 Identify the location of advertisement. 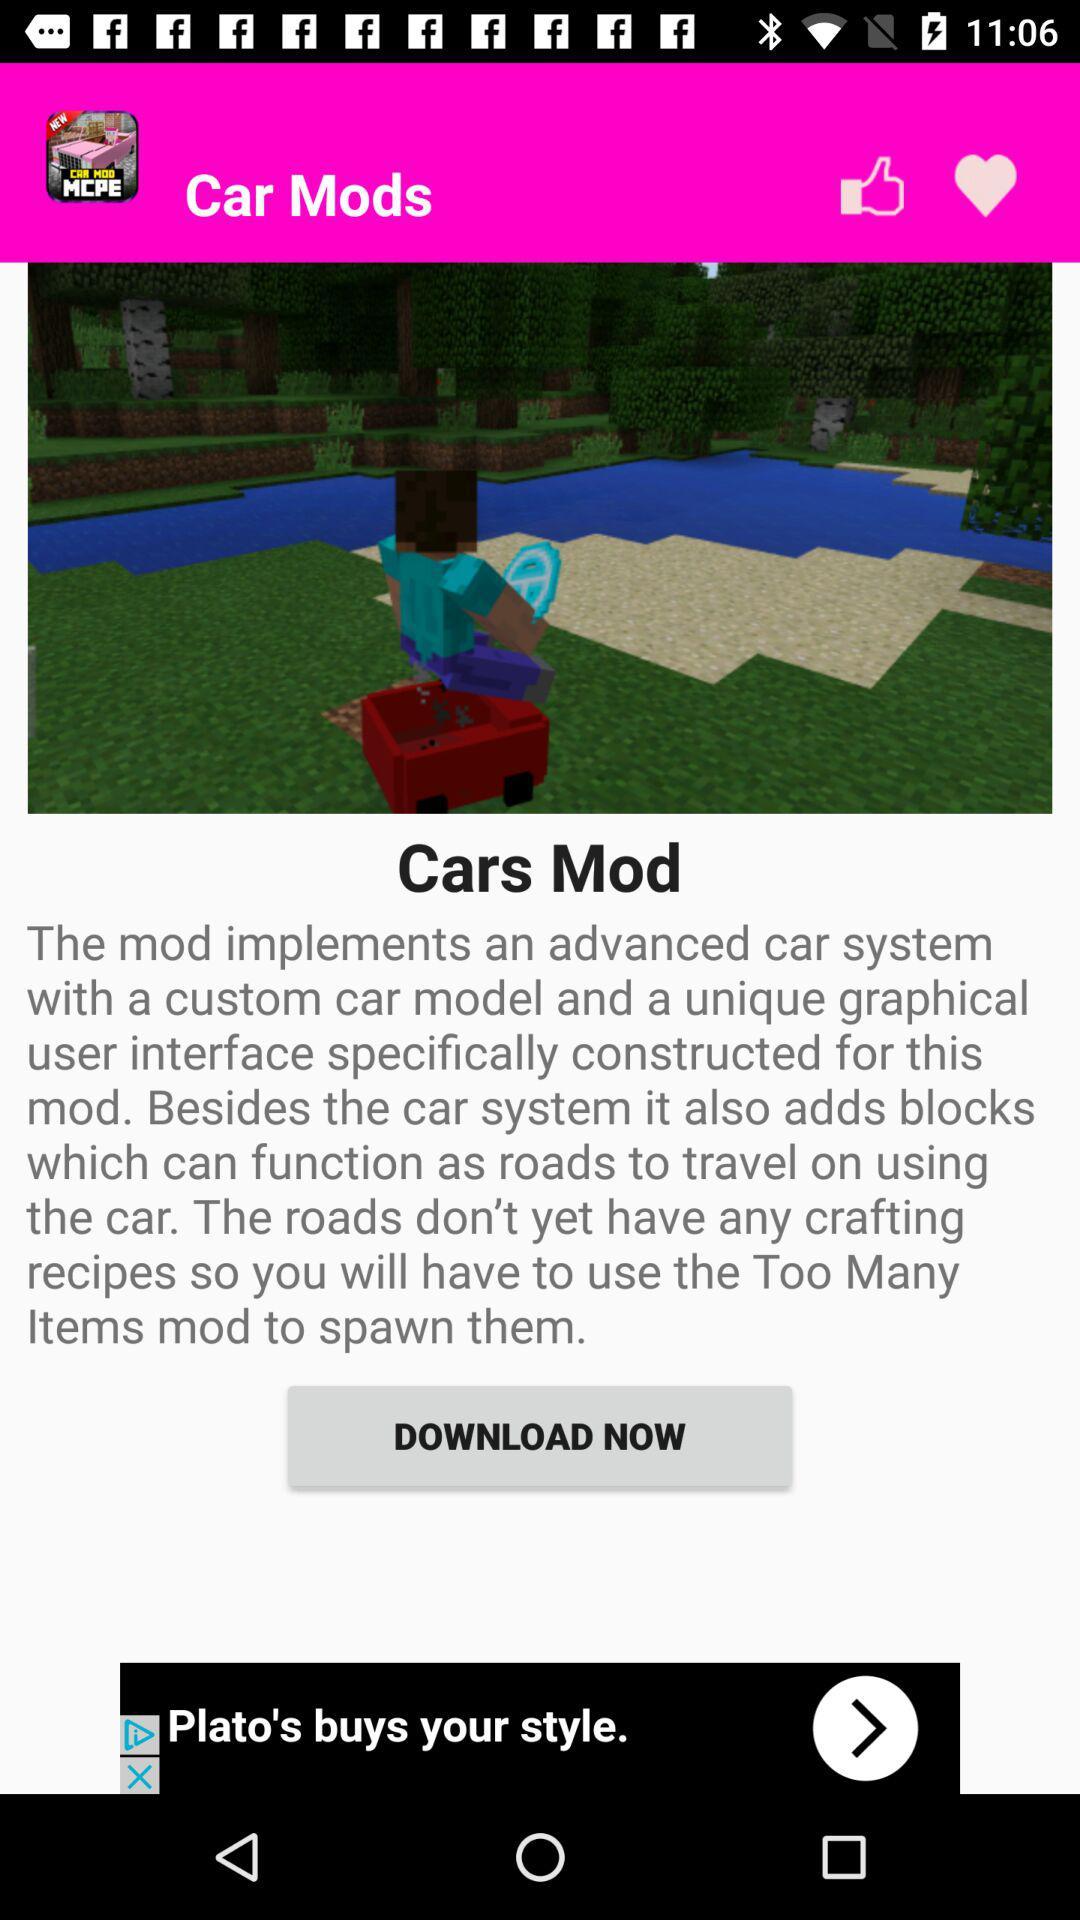
(540, 1727).